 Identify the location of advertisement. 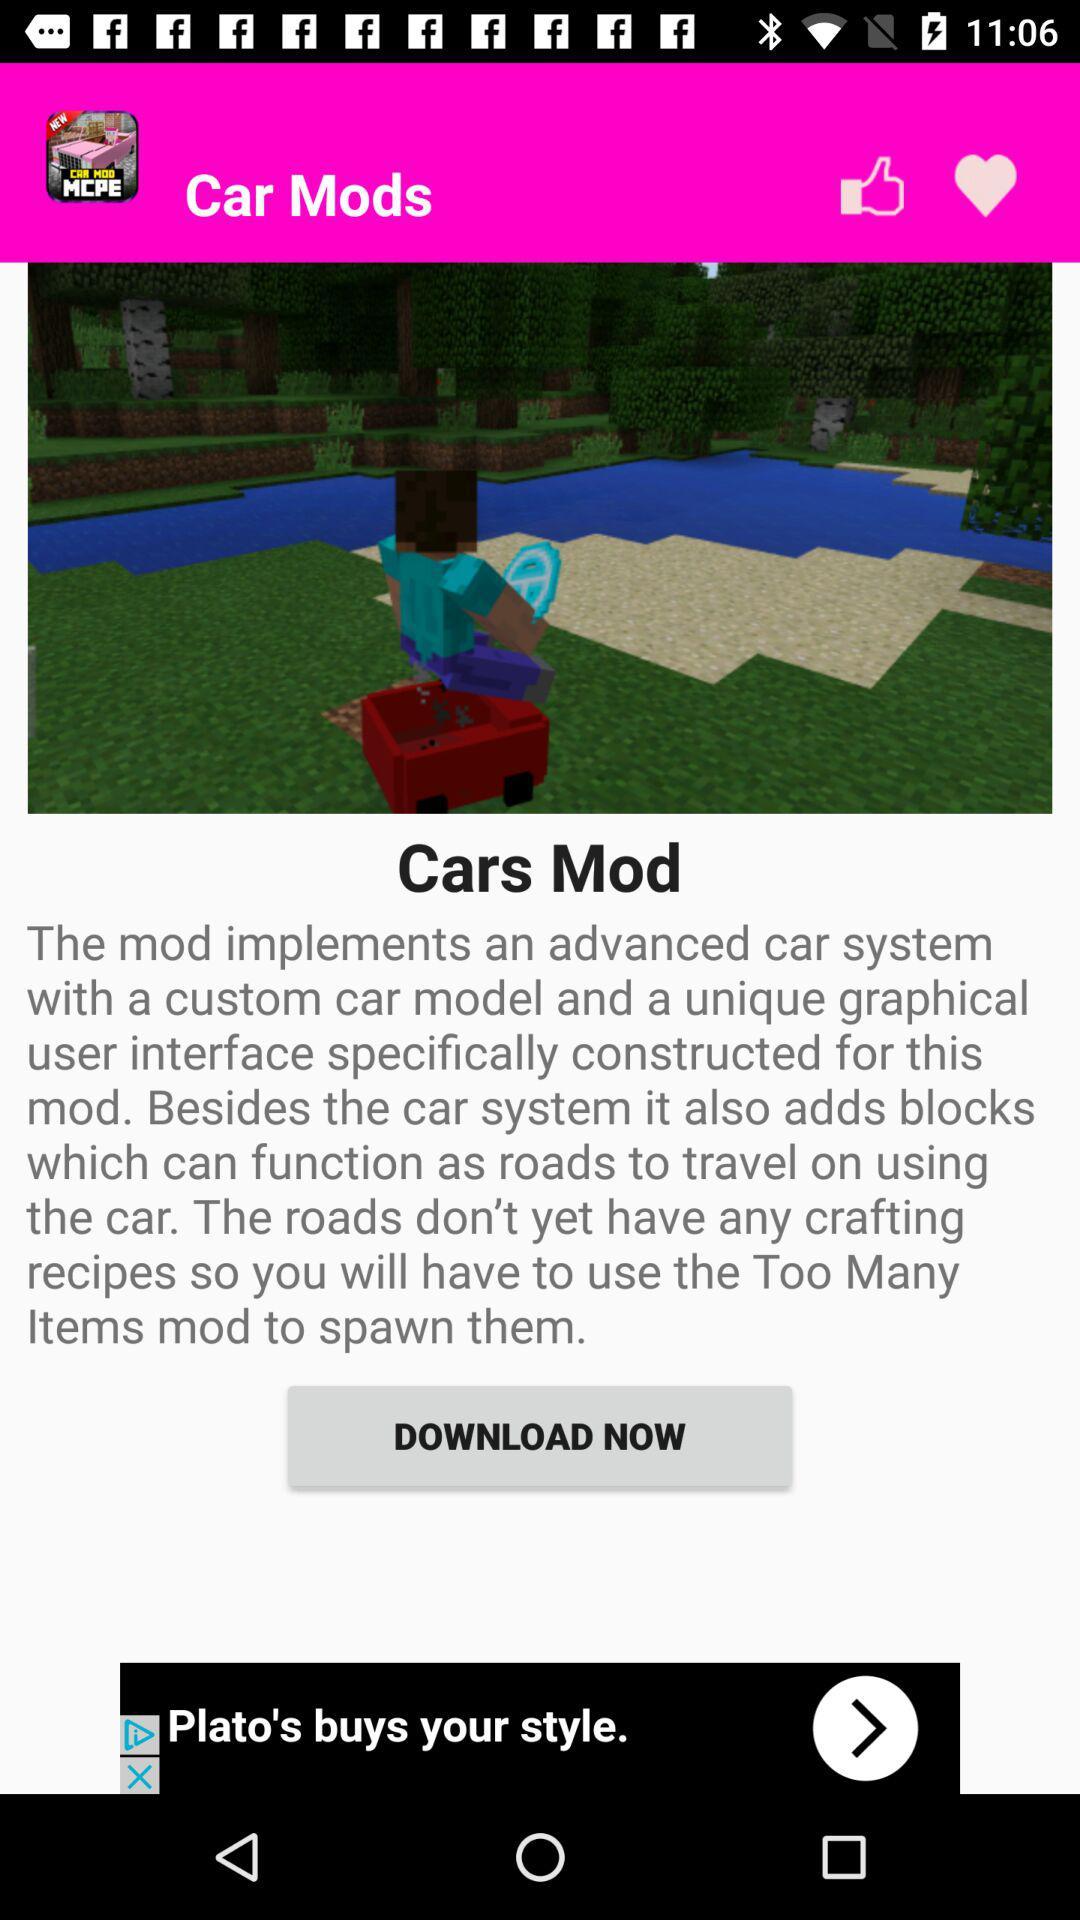
(540, 1727).